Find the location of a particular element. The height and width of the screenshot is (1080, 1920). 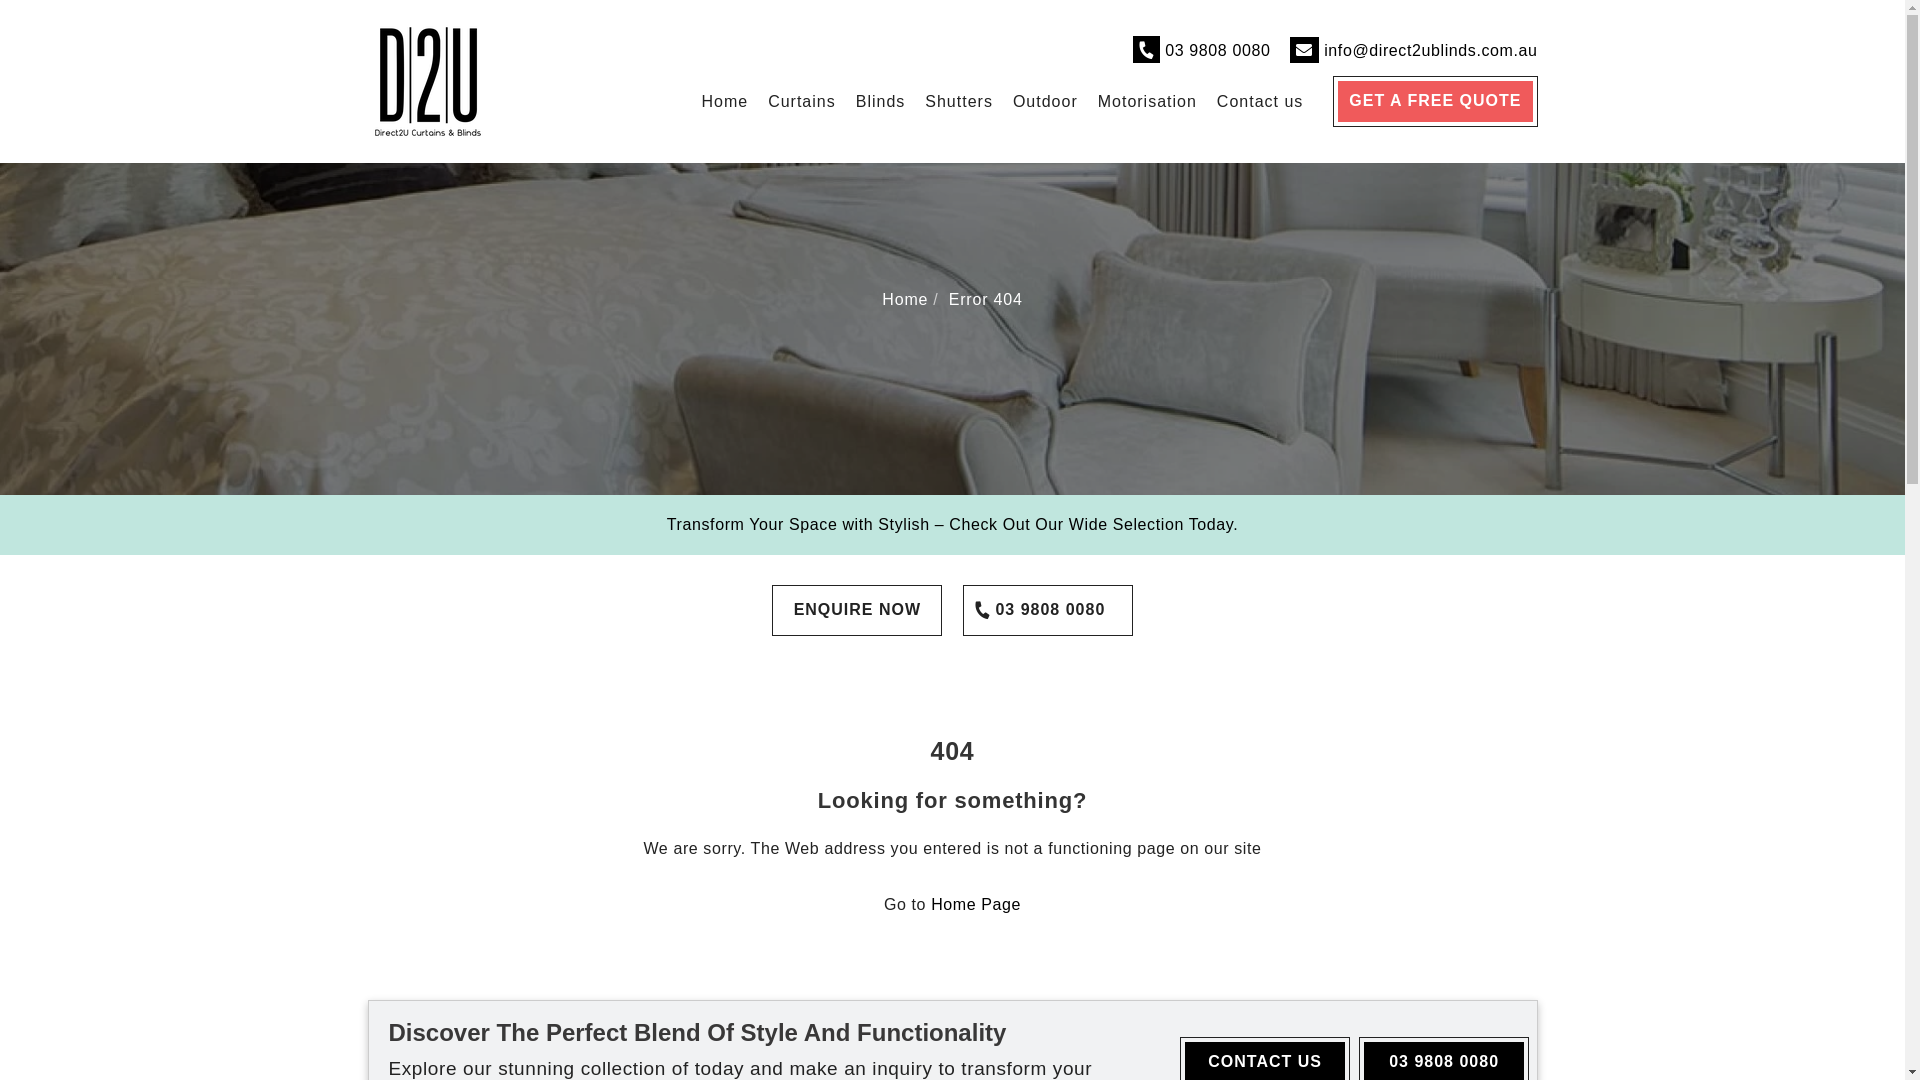

'ENQUIRE NOW' is located at coordinates (857, 609).